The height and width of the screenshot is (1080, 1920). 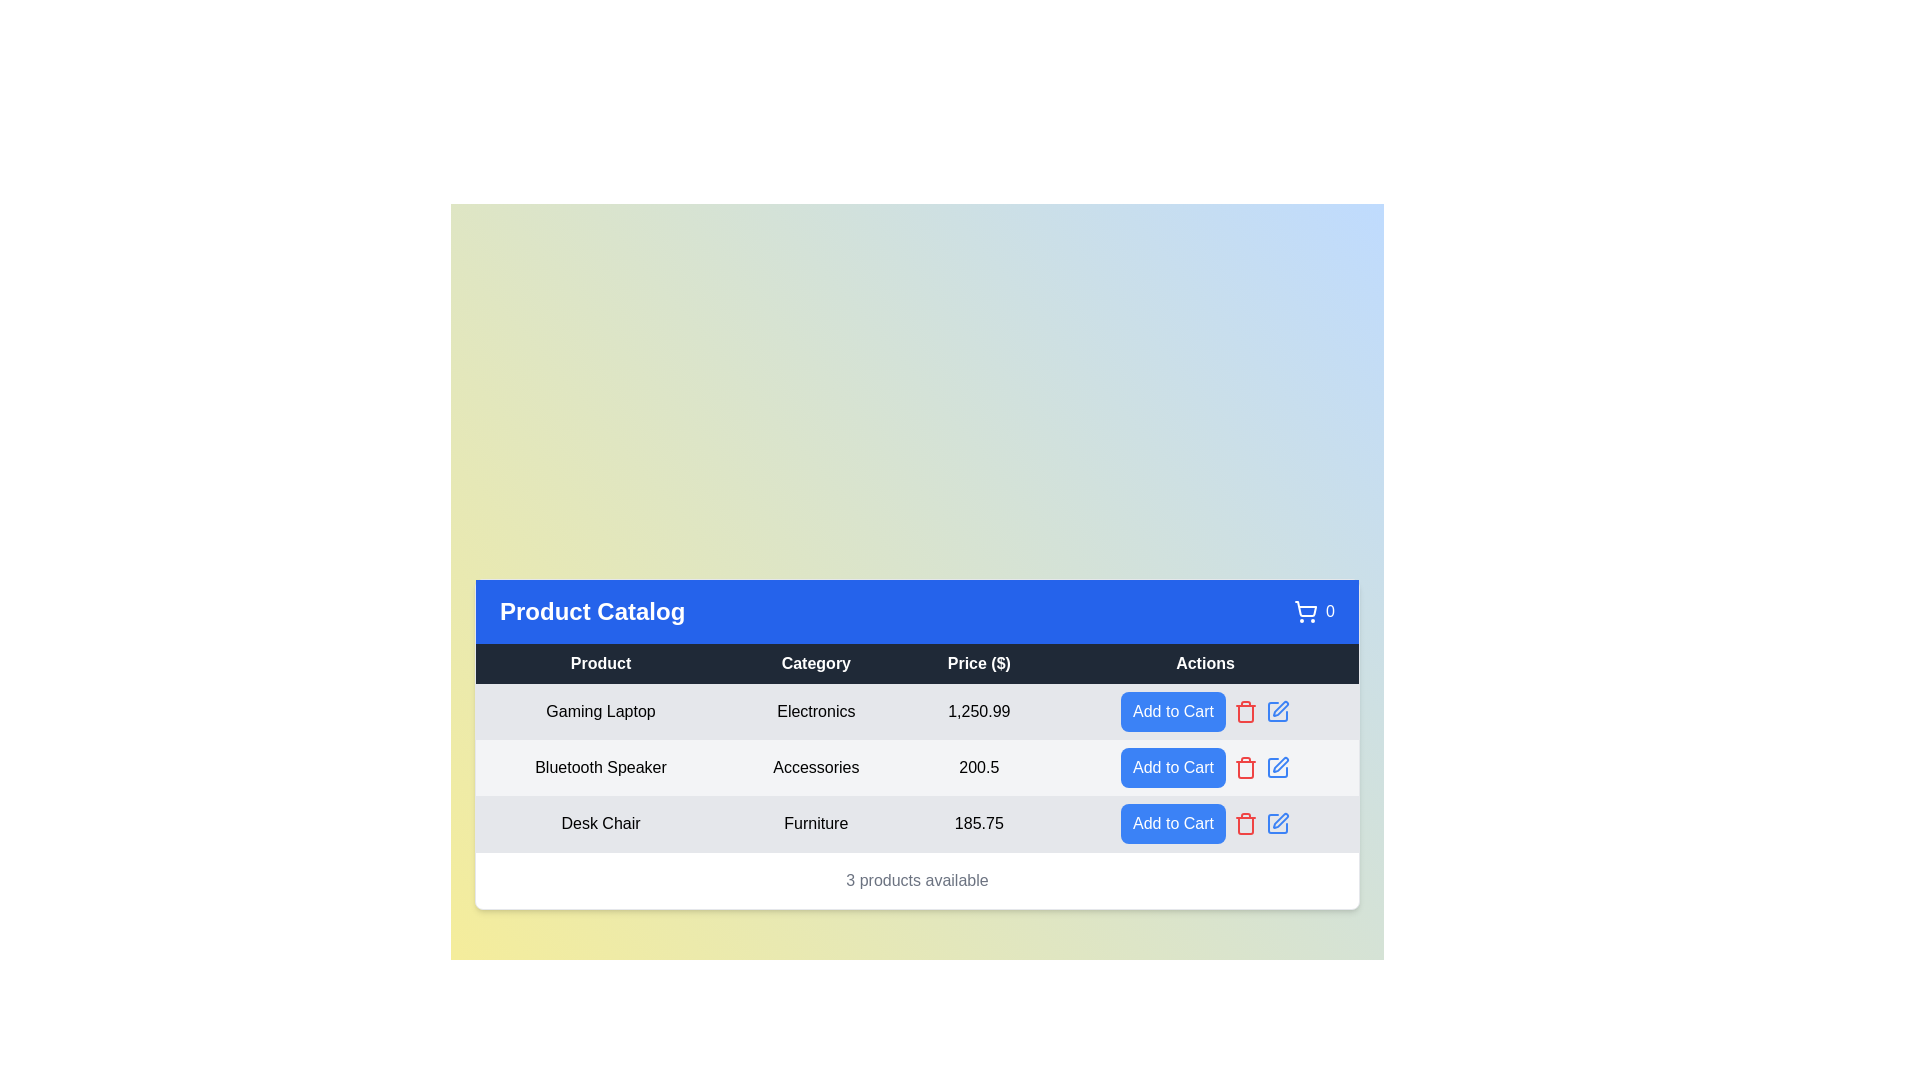 I want to click on the 'Add to Cart' button, which is a rectangular button with a blue background and white text, located in the last row of the product table under the 'Actions' column, so click(x=1204, y=823).